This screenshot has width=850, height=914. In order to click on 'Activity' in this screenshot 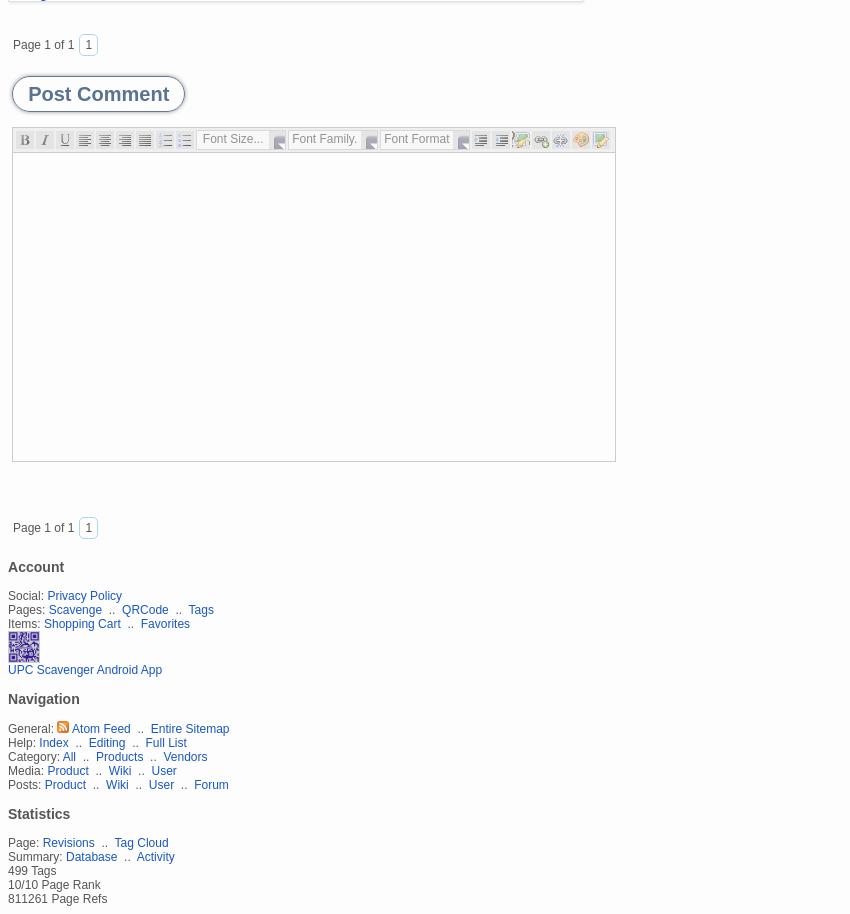, I will do `click(155, 855)`.